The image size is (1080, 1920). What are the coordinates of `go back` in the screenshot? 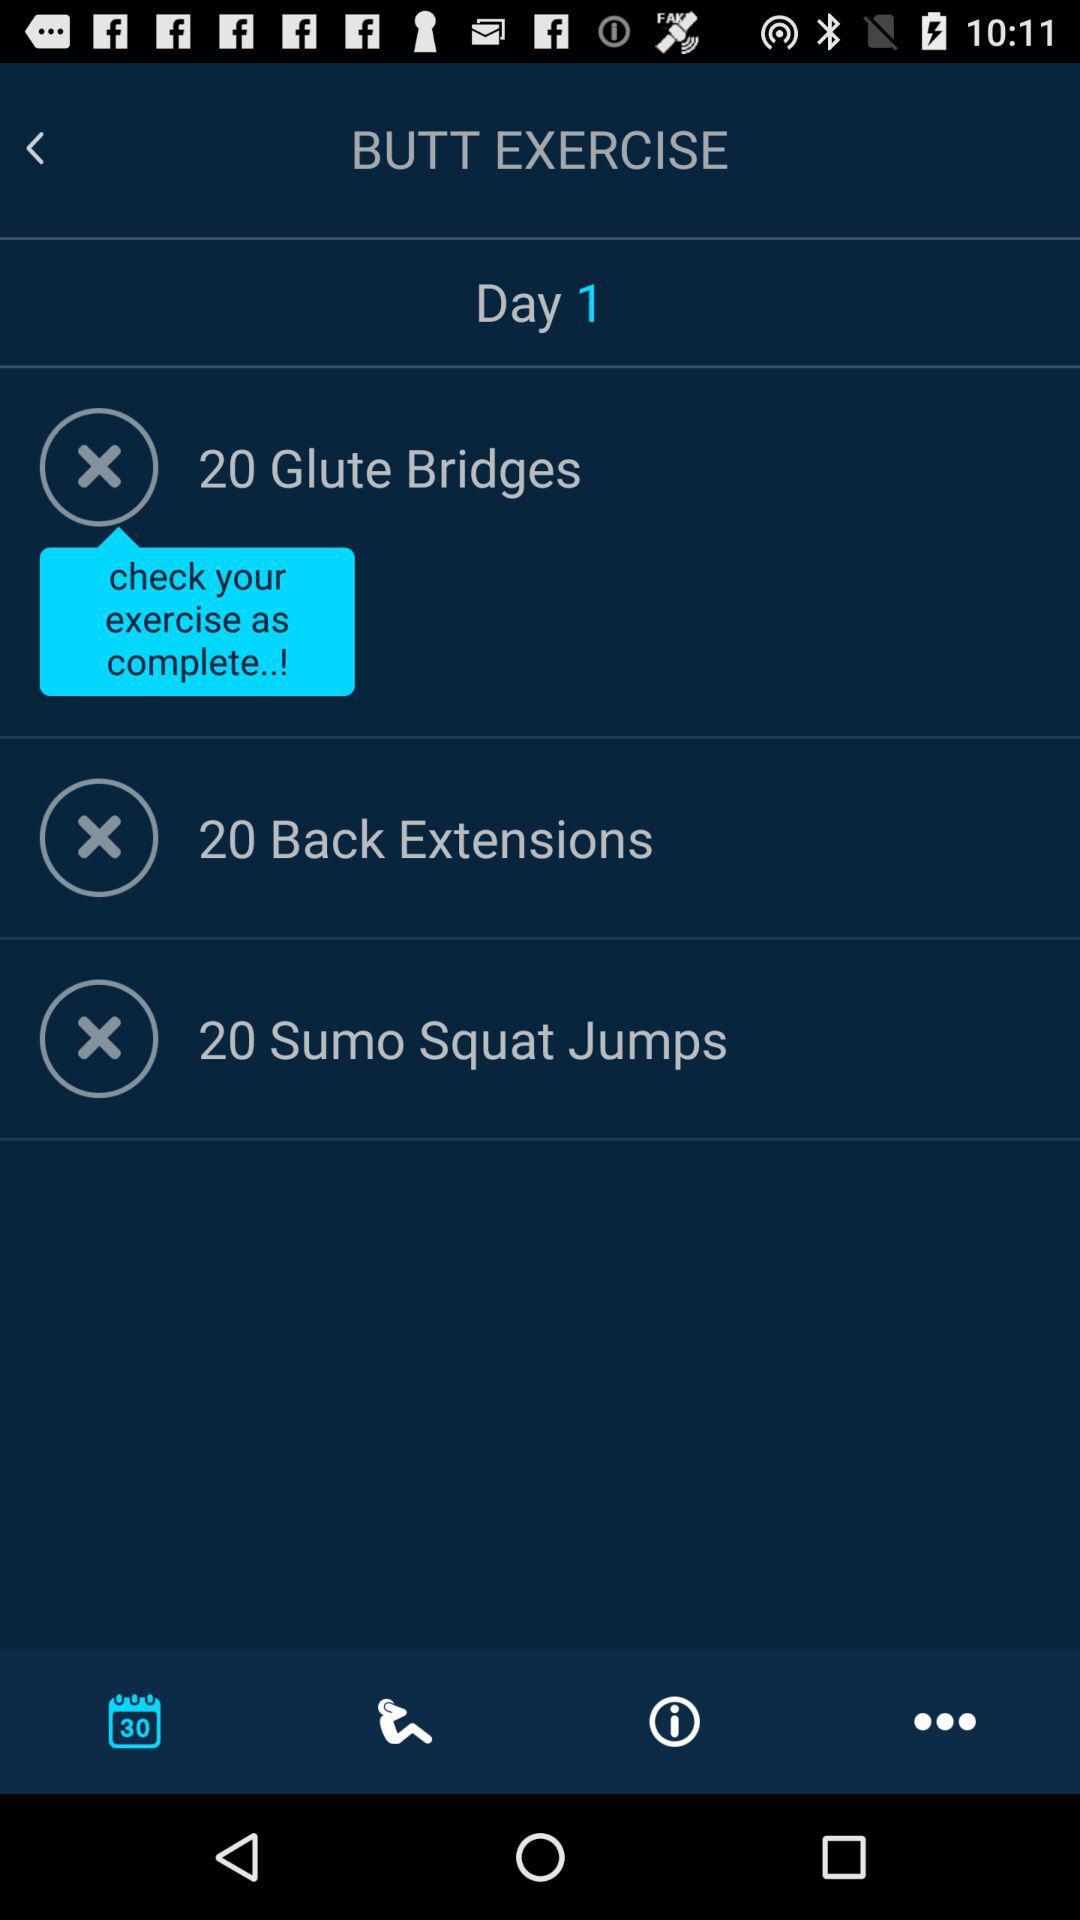 It's located at (58, 147).